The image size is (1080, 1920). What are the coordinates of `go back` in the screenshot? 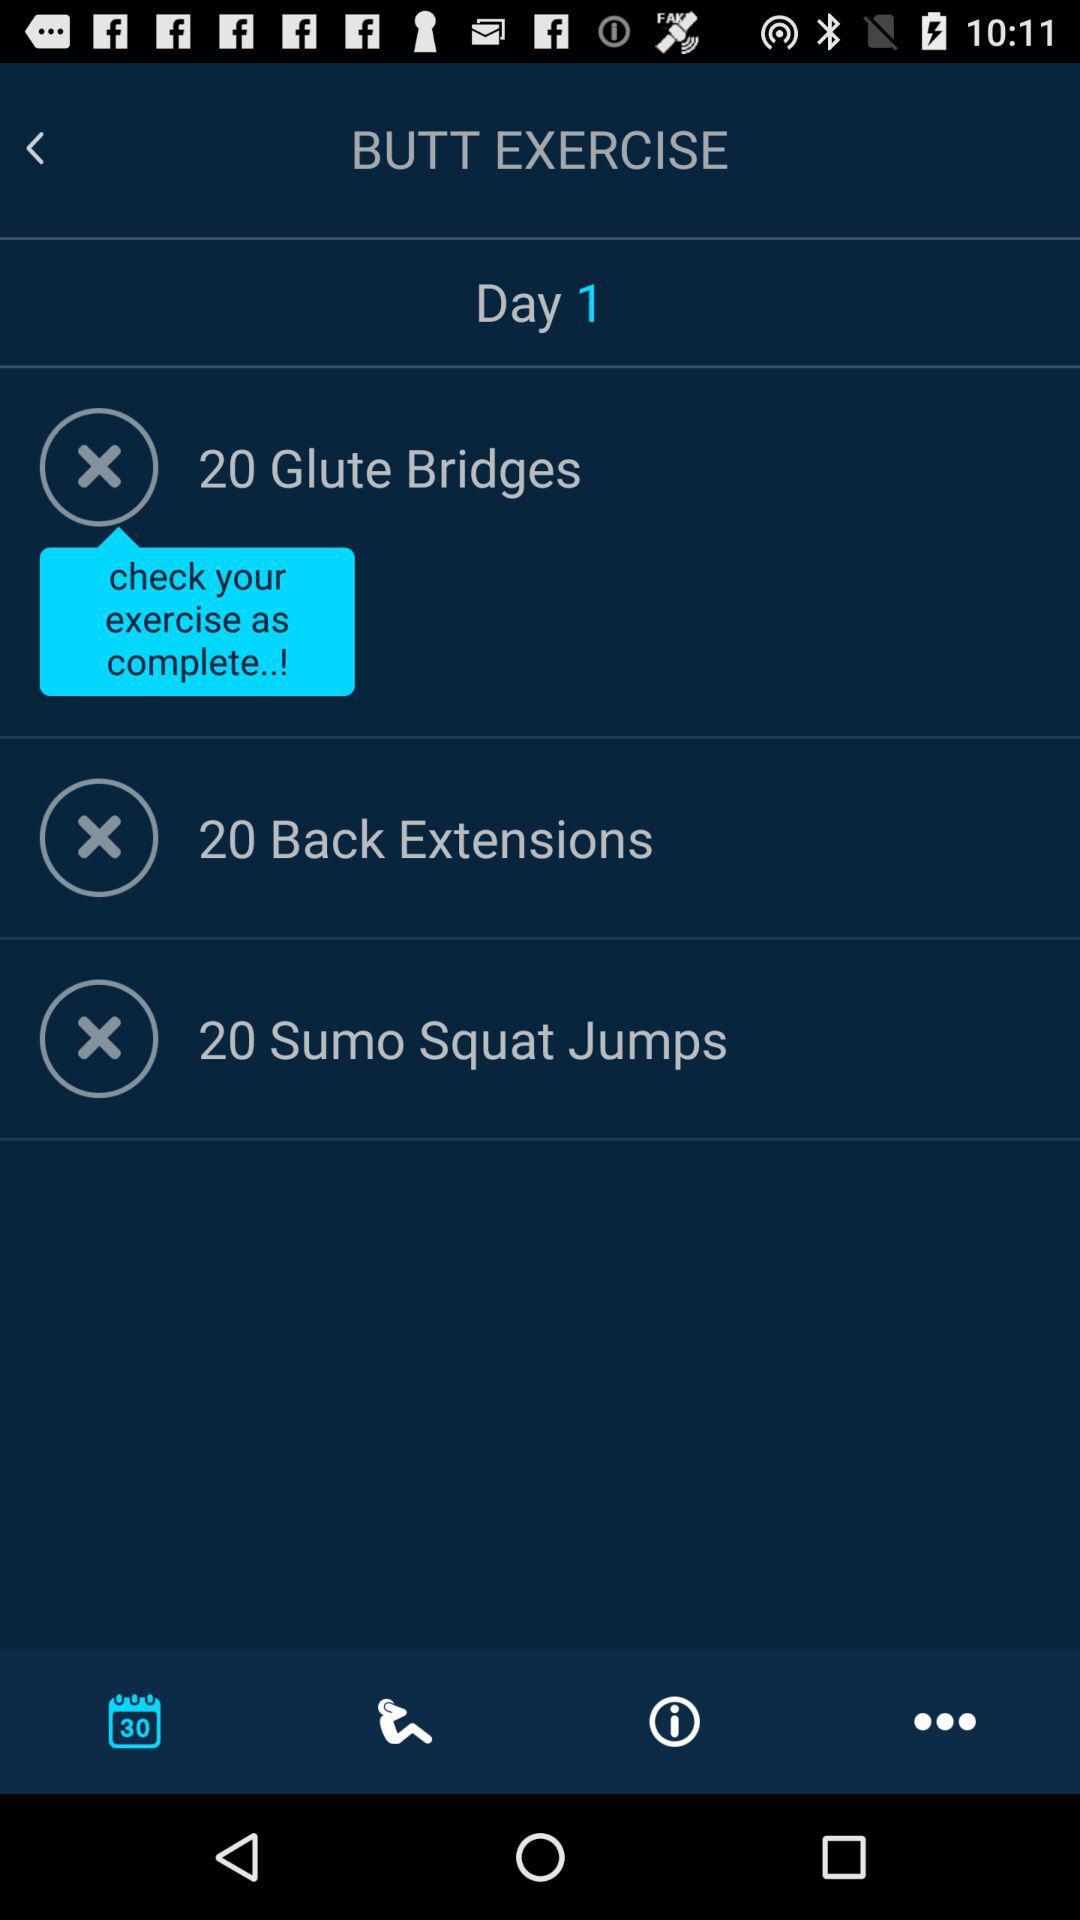 It's located at (58, 147).